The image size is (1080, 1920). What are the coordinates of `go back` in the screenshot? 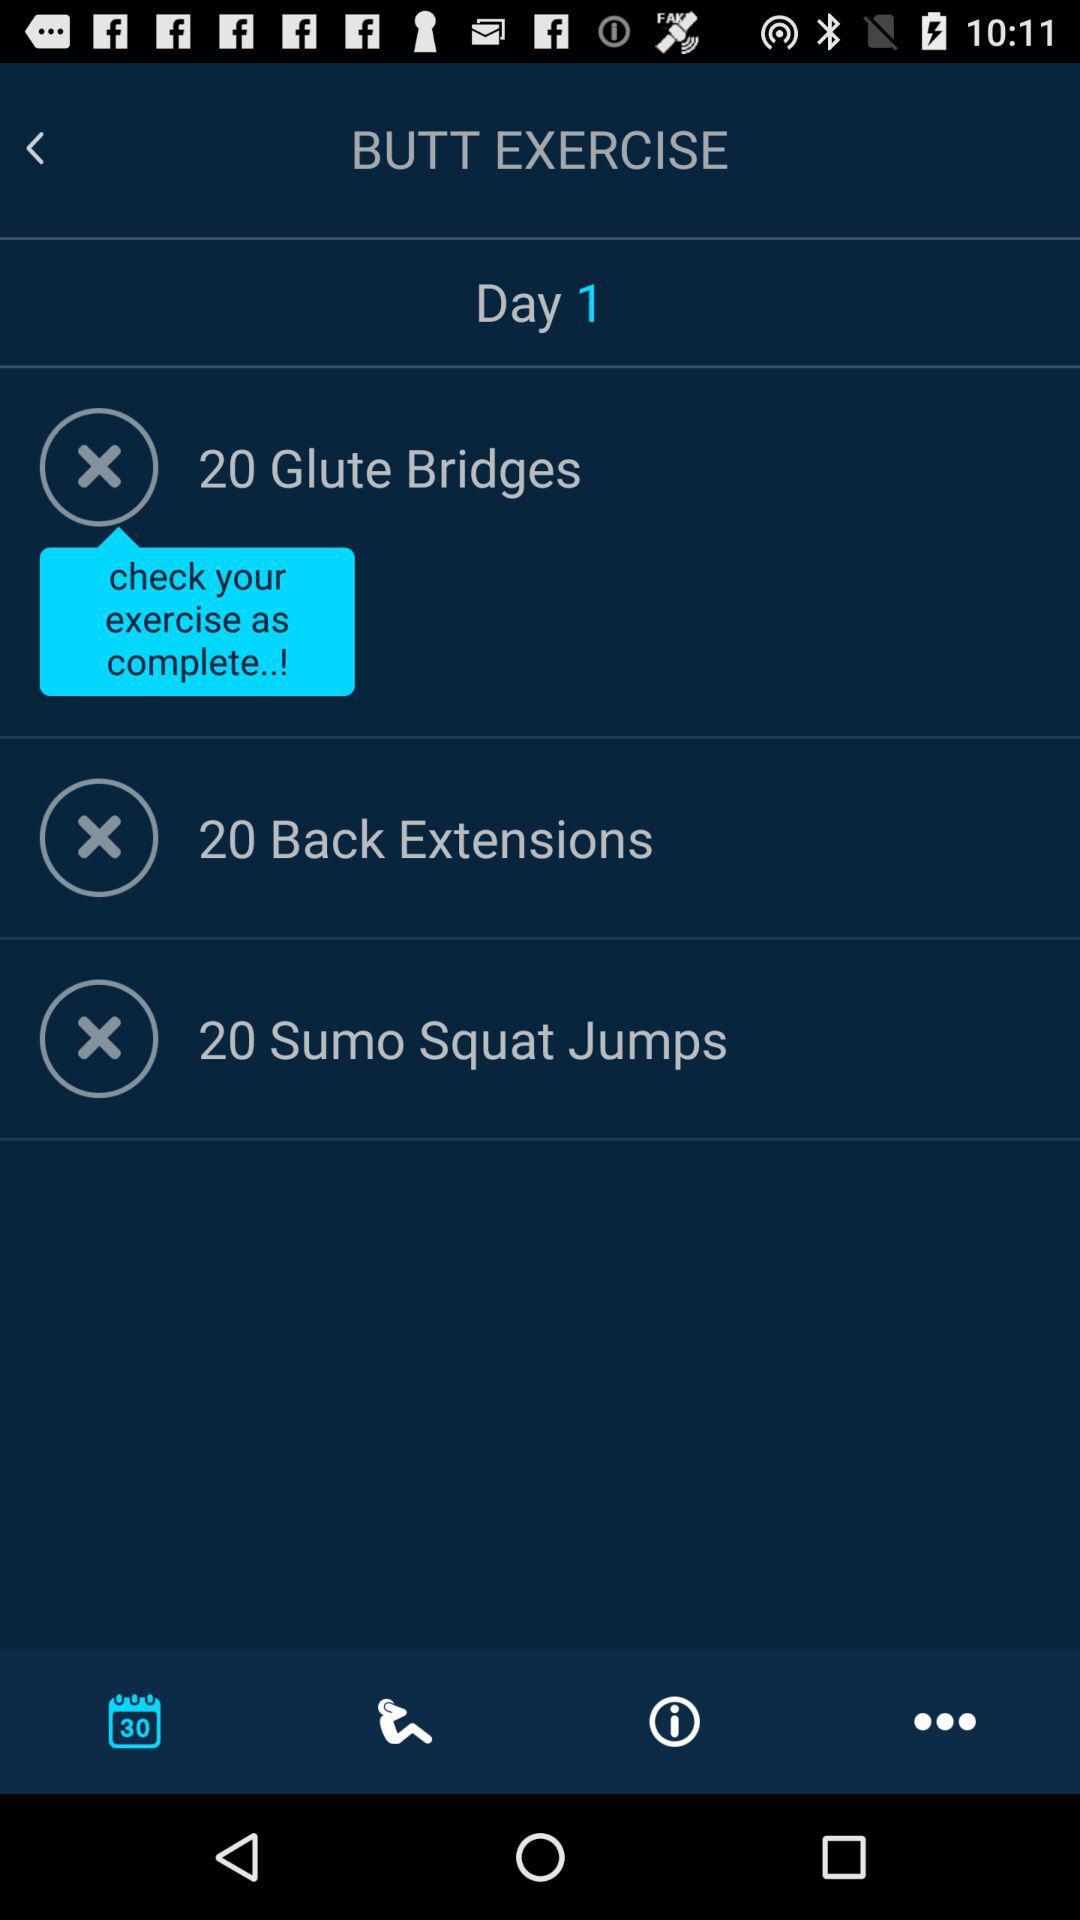 It's located at (58, 147).